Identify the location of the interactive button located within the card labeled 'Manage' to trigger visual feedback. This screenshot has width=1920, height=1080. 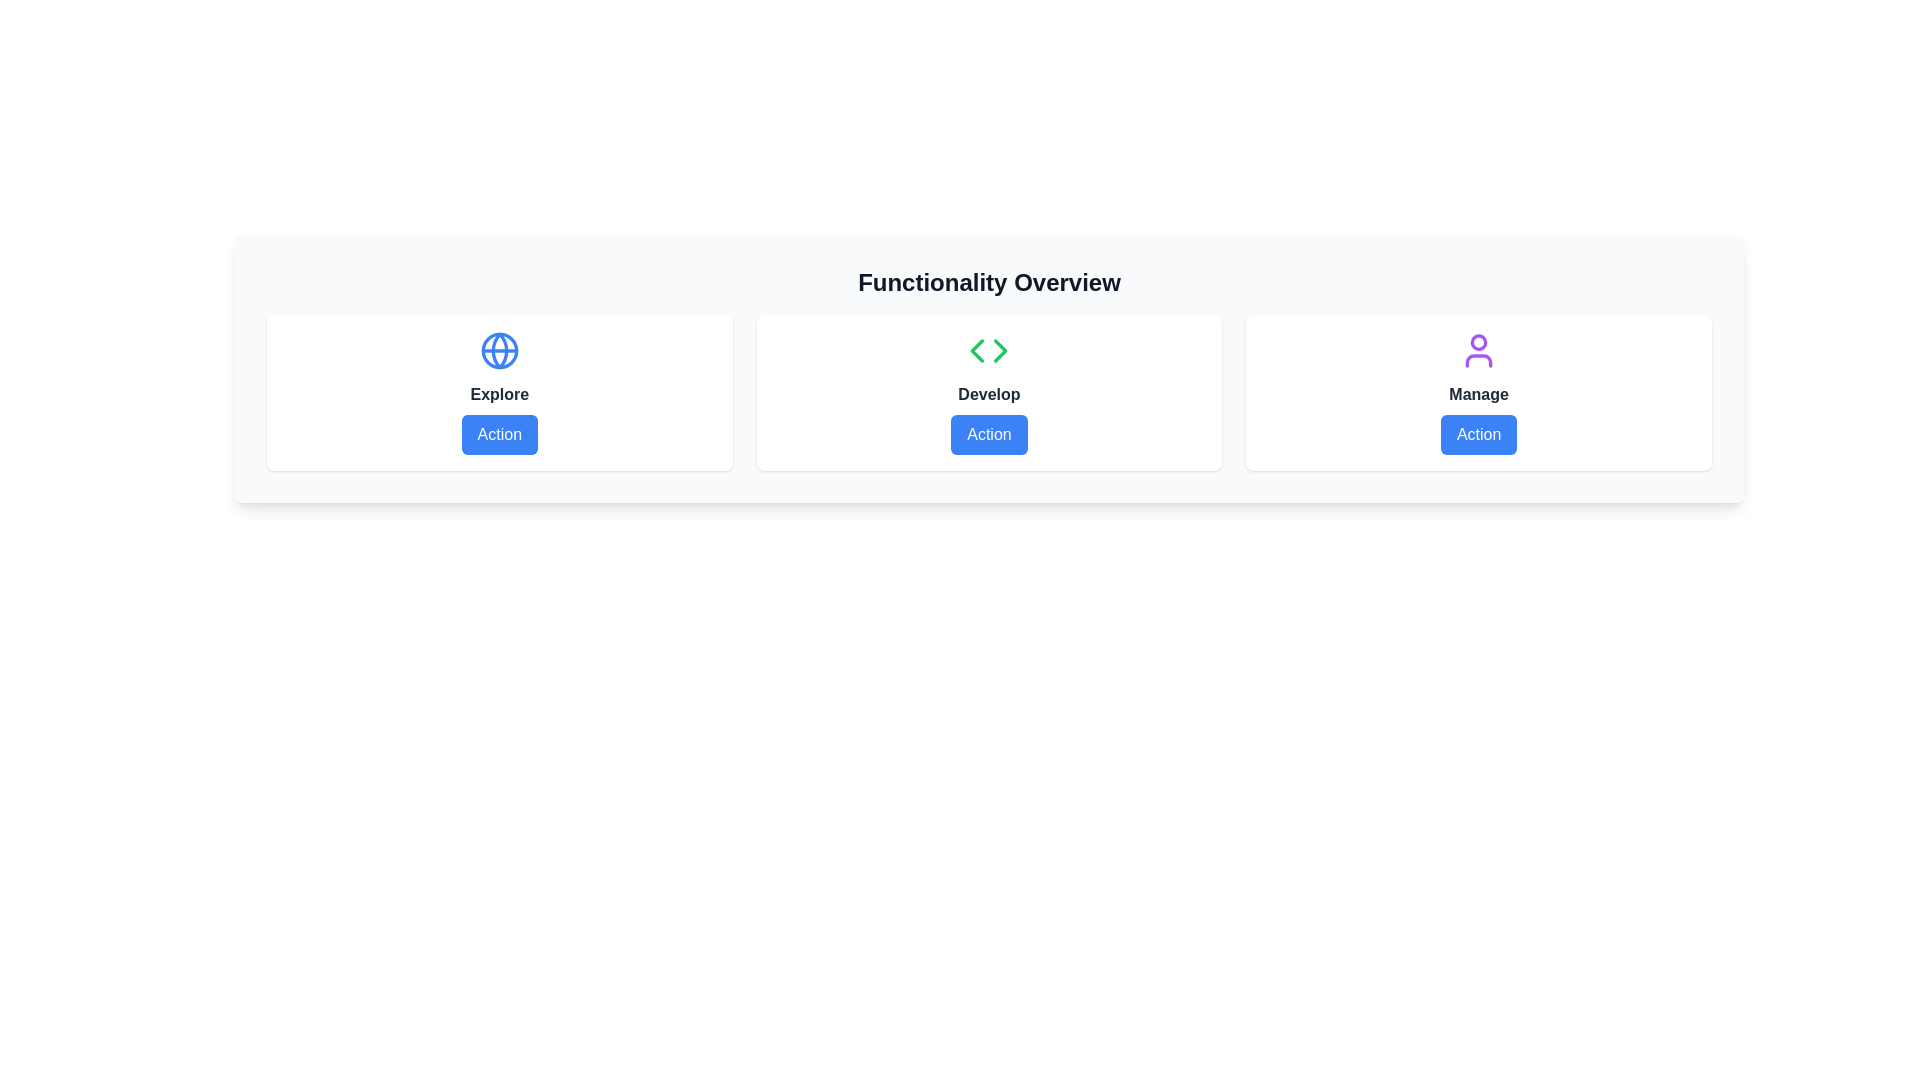
(1479, 434).